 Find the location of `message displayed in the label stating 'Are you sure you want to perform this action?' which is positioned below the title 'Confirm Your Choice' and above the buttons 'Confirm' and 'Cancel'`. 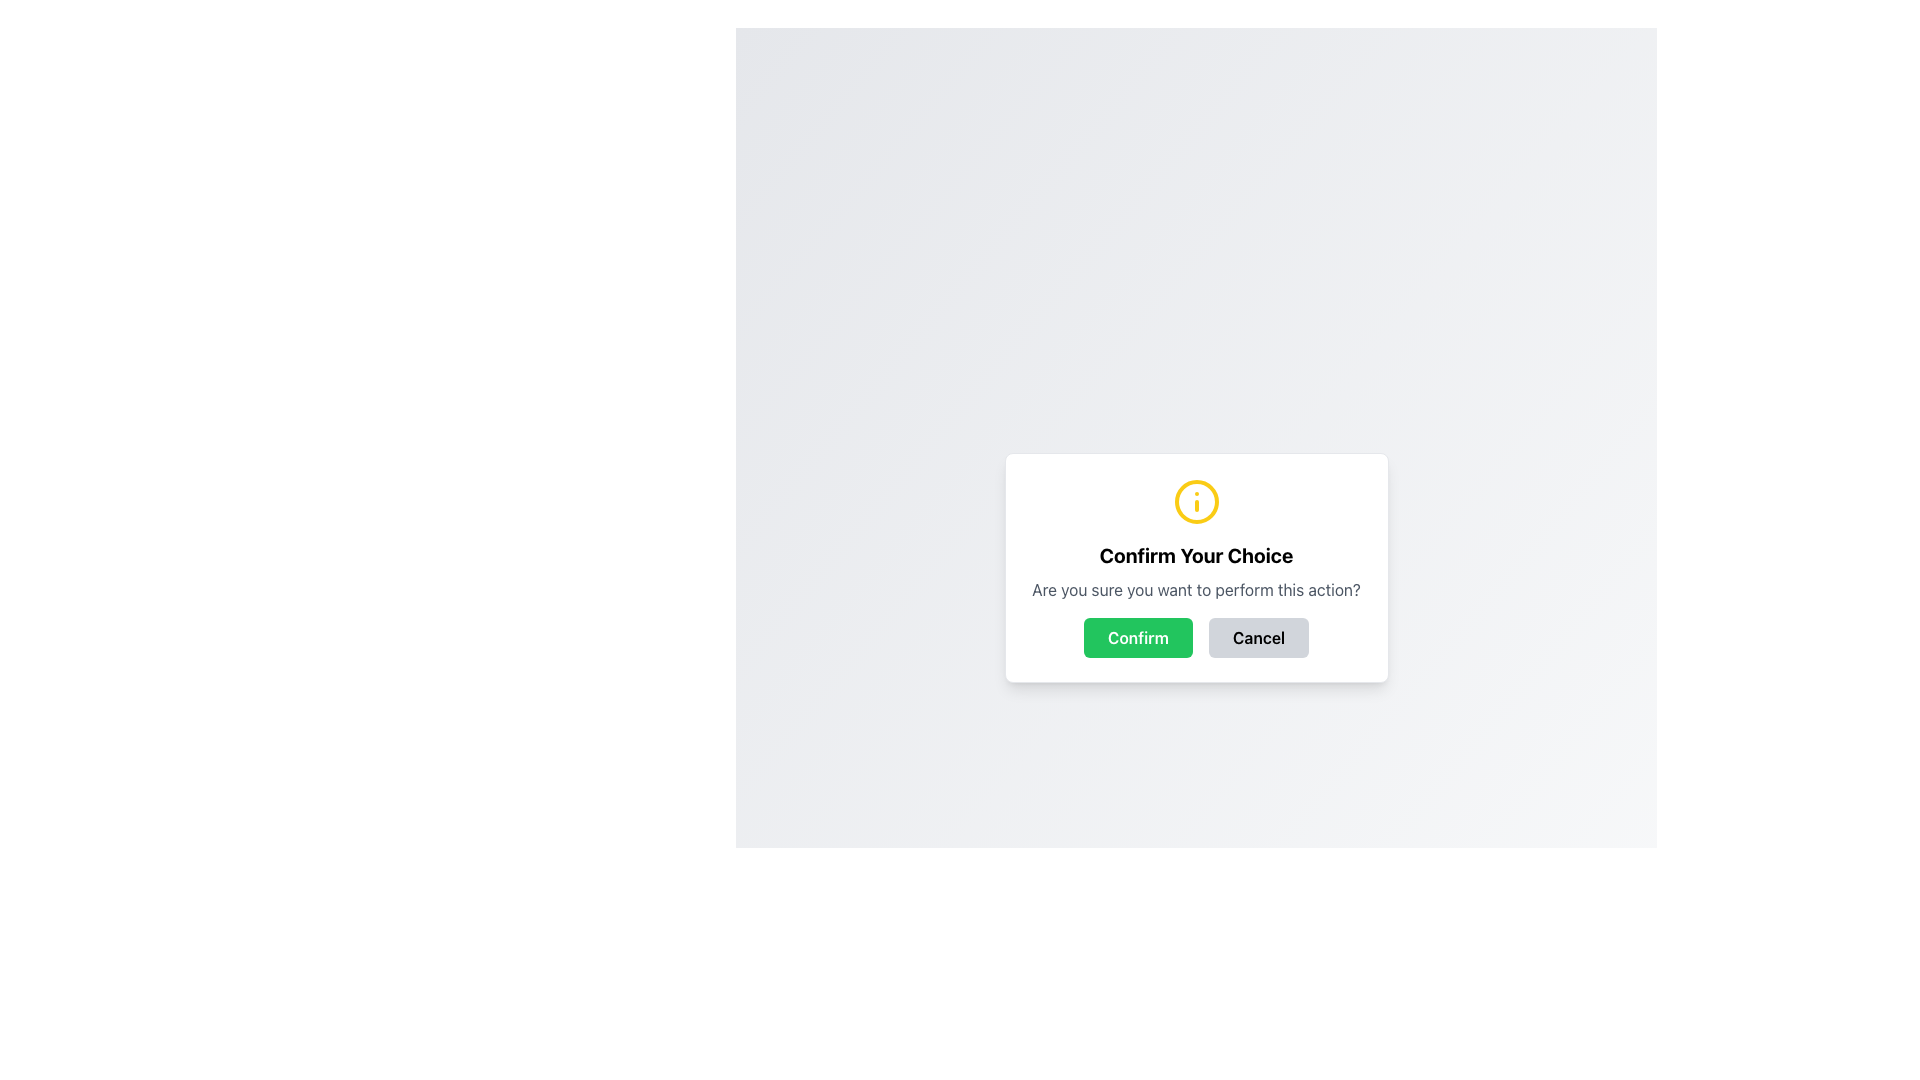

message displayed in the label stating 'Are you sure you want to perform this action?' which is positioned below the title 'Confirm Your Choice' and above the buttons 'Confirm' and 'Cancel' is located at coordinates (1196, 589).